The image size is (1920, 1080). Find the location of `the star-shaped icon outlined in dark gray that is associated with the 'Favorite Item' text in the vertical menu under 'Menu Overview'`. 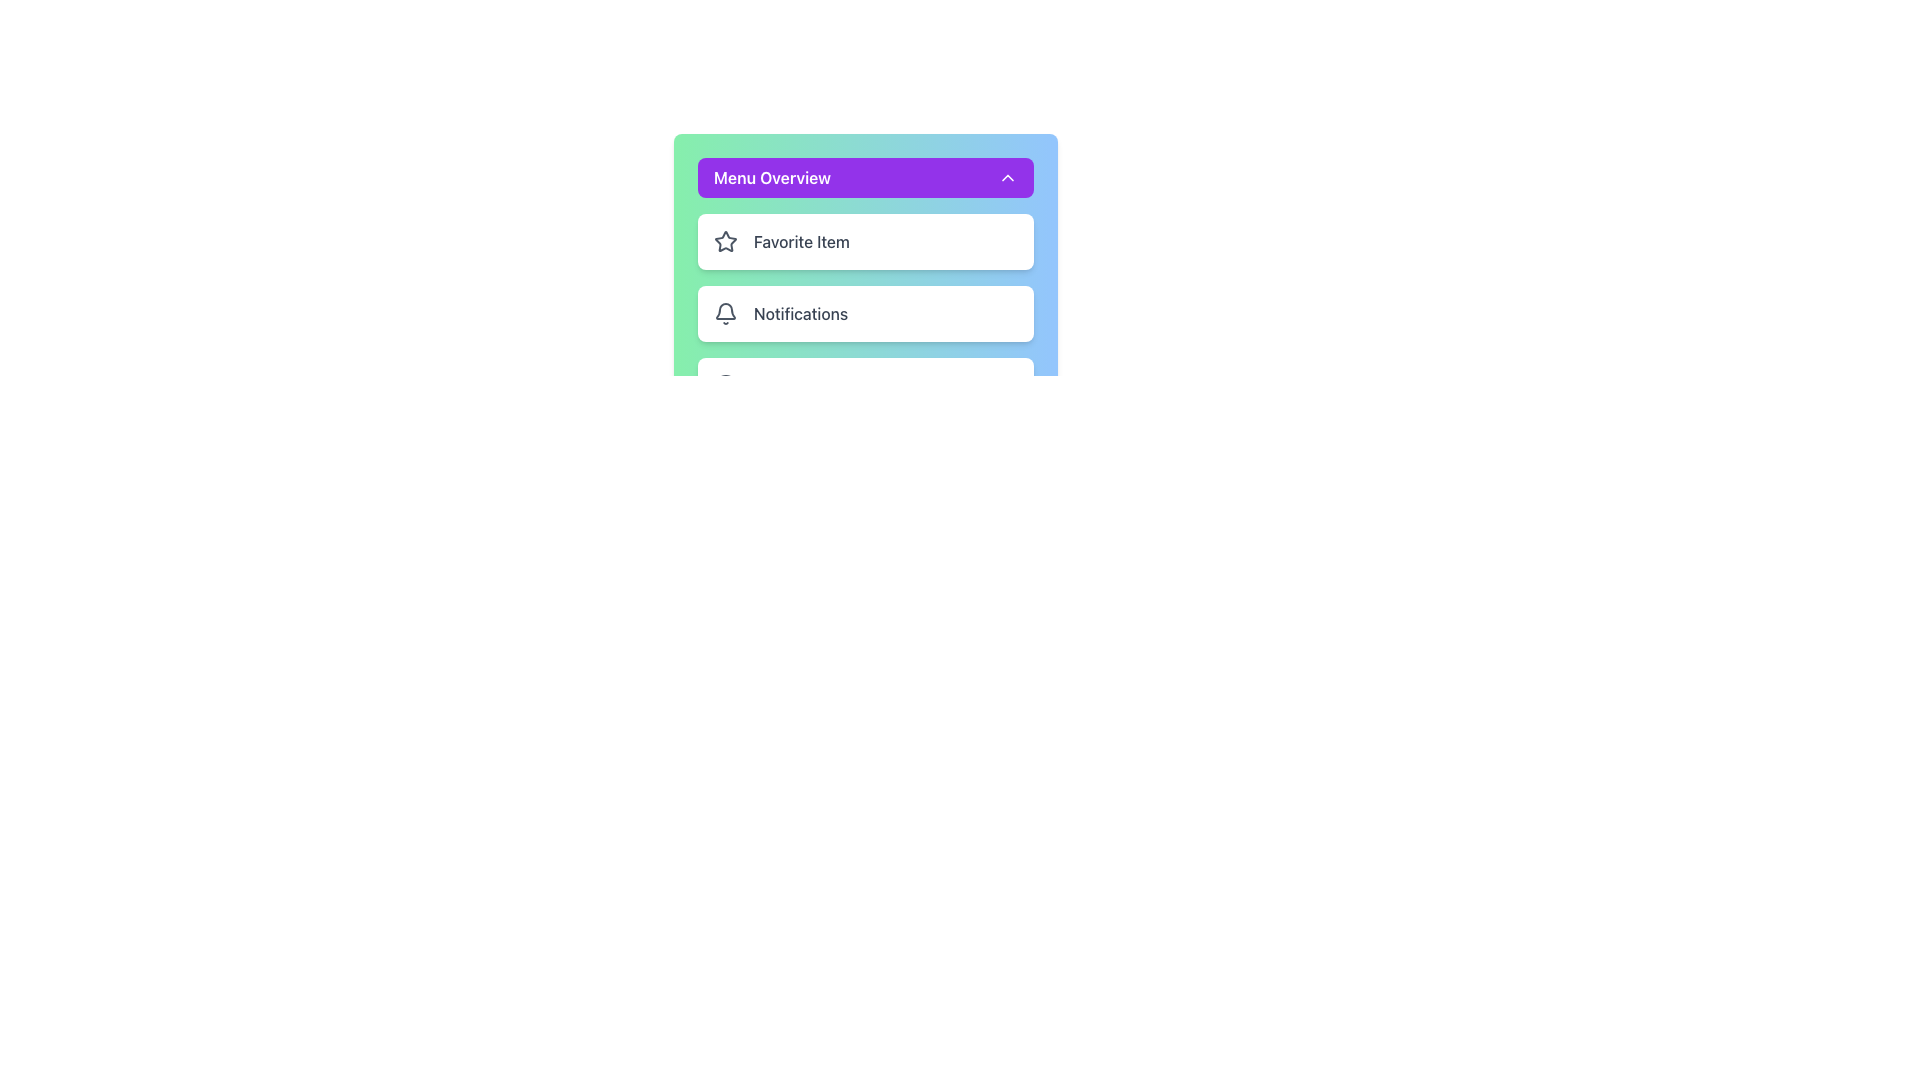

the star-shaped icon outlined in dark gray that is associated with the 'Favorite Item' text in the vertical menu under 'Menu Overview' is located at coordinates (724, 241).